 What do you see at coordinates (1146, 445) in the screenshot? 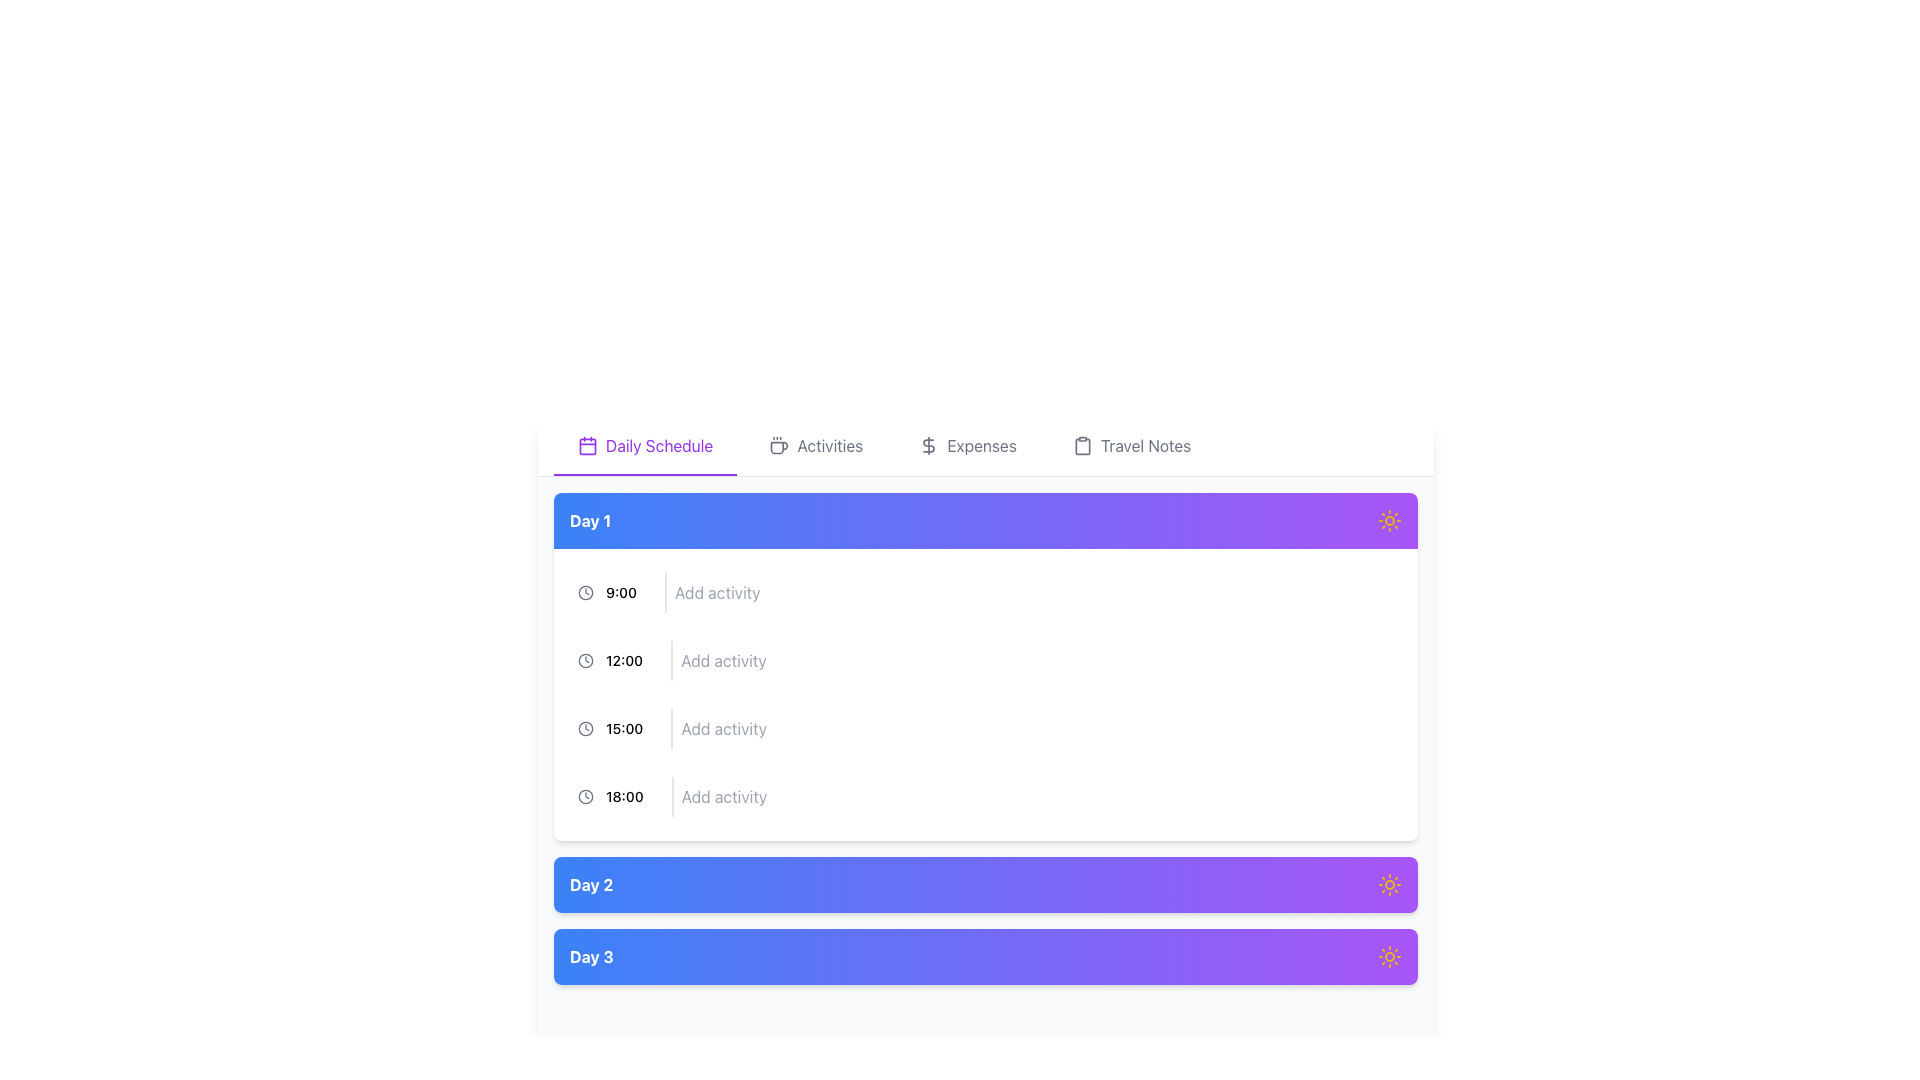
I see `the navigation text label for travel notes located on the right-hand side of the navigation menu` at bounding box center [1146, 445].